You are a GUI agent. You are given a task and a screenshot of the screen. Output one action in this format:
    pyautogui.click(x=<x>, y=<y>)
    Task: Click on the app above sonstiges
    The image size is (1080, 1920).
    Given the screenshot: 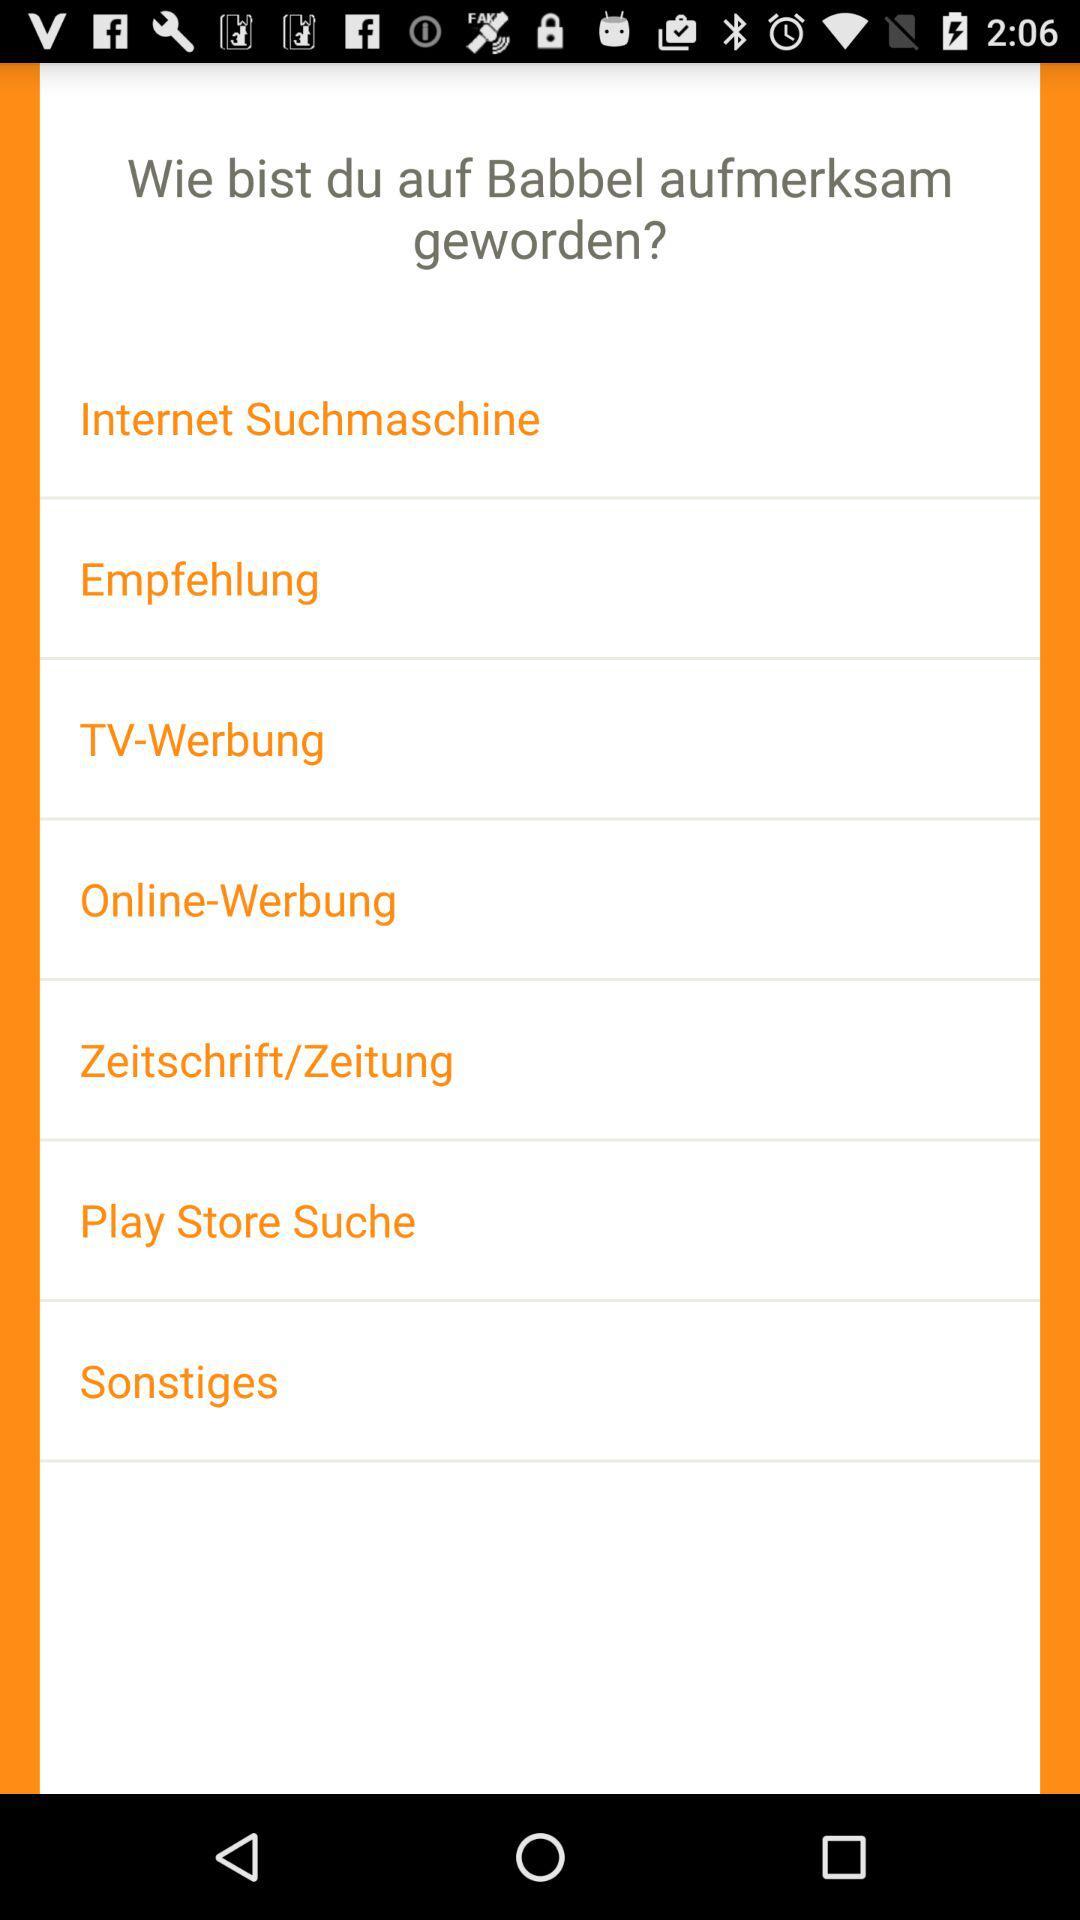 What is the action you would take?
    pyautogui.click(x=540, y=1219)
    